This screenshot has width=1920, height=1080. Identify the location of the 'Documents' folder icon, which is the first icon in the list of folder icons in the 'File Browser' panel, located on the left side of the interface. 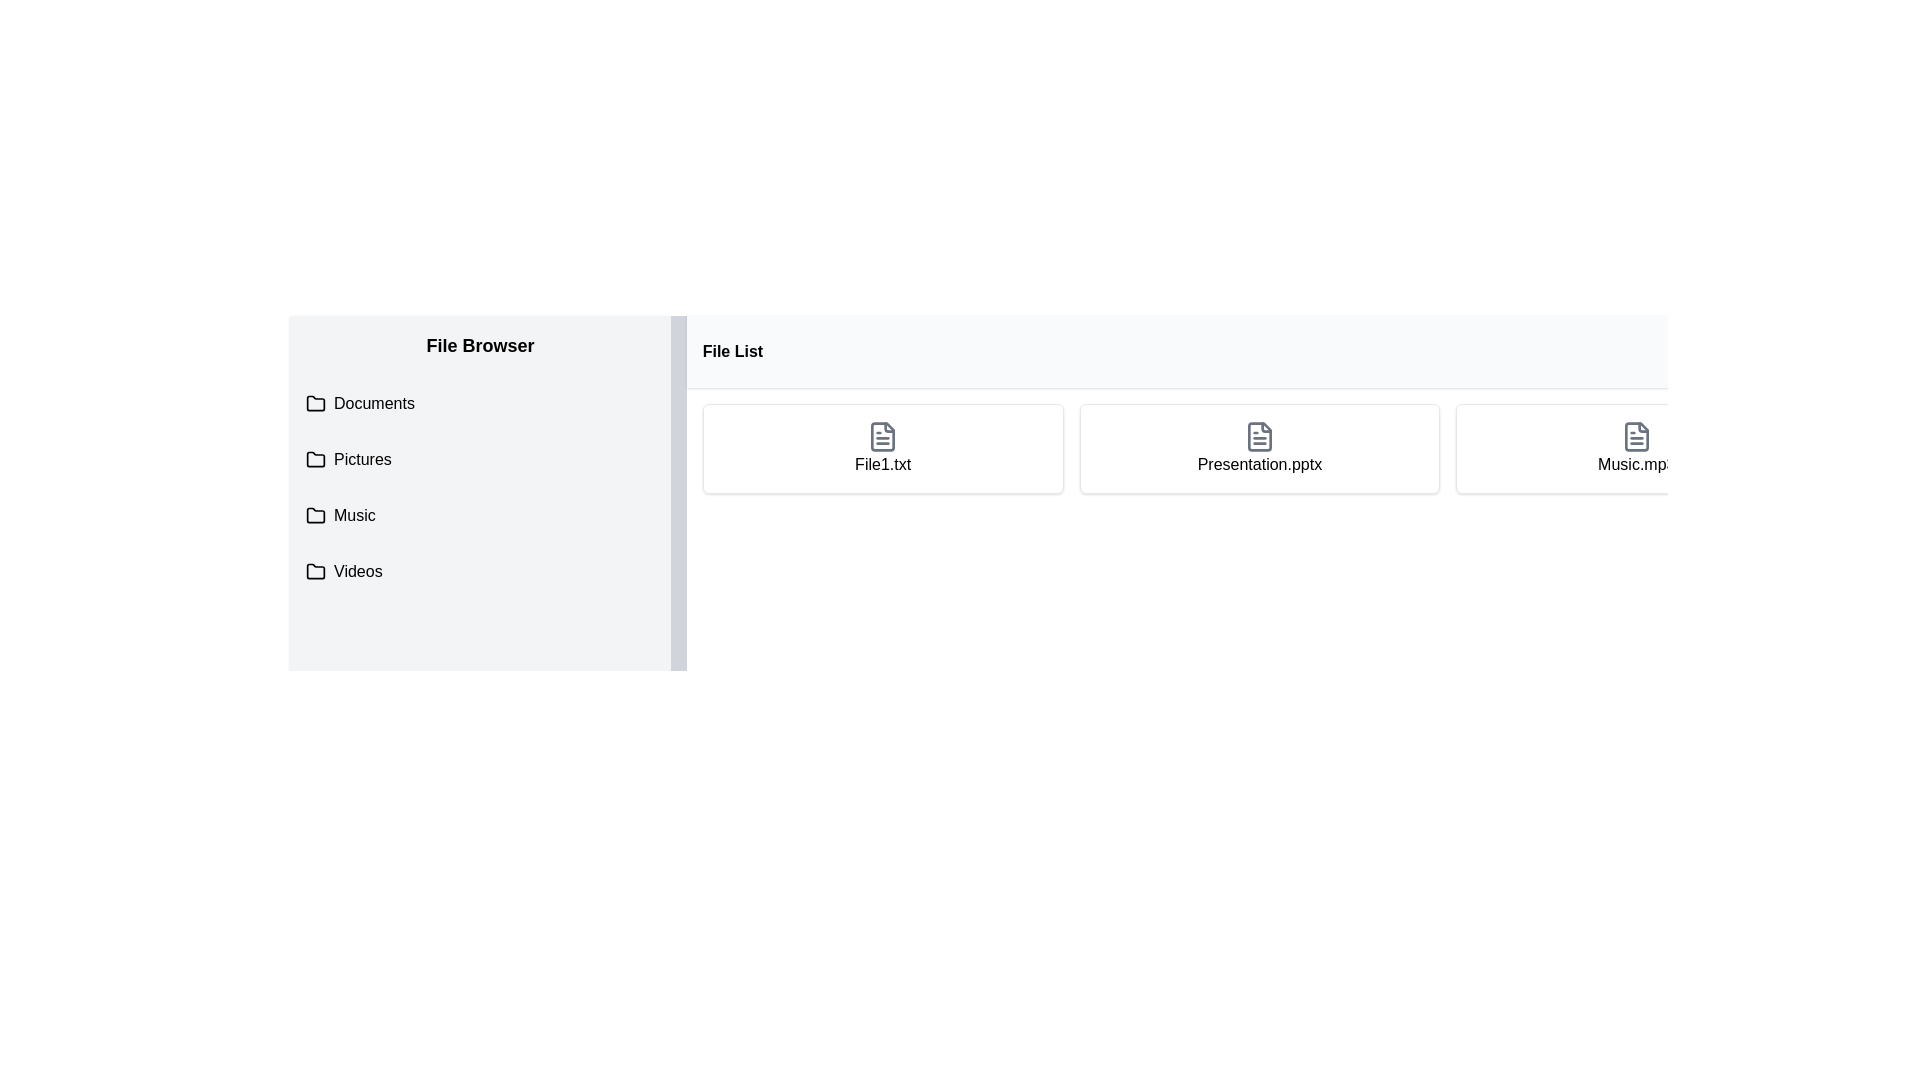
(315, 402).